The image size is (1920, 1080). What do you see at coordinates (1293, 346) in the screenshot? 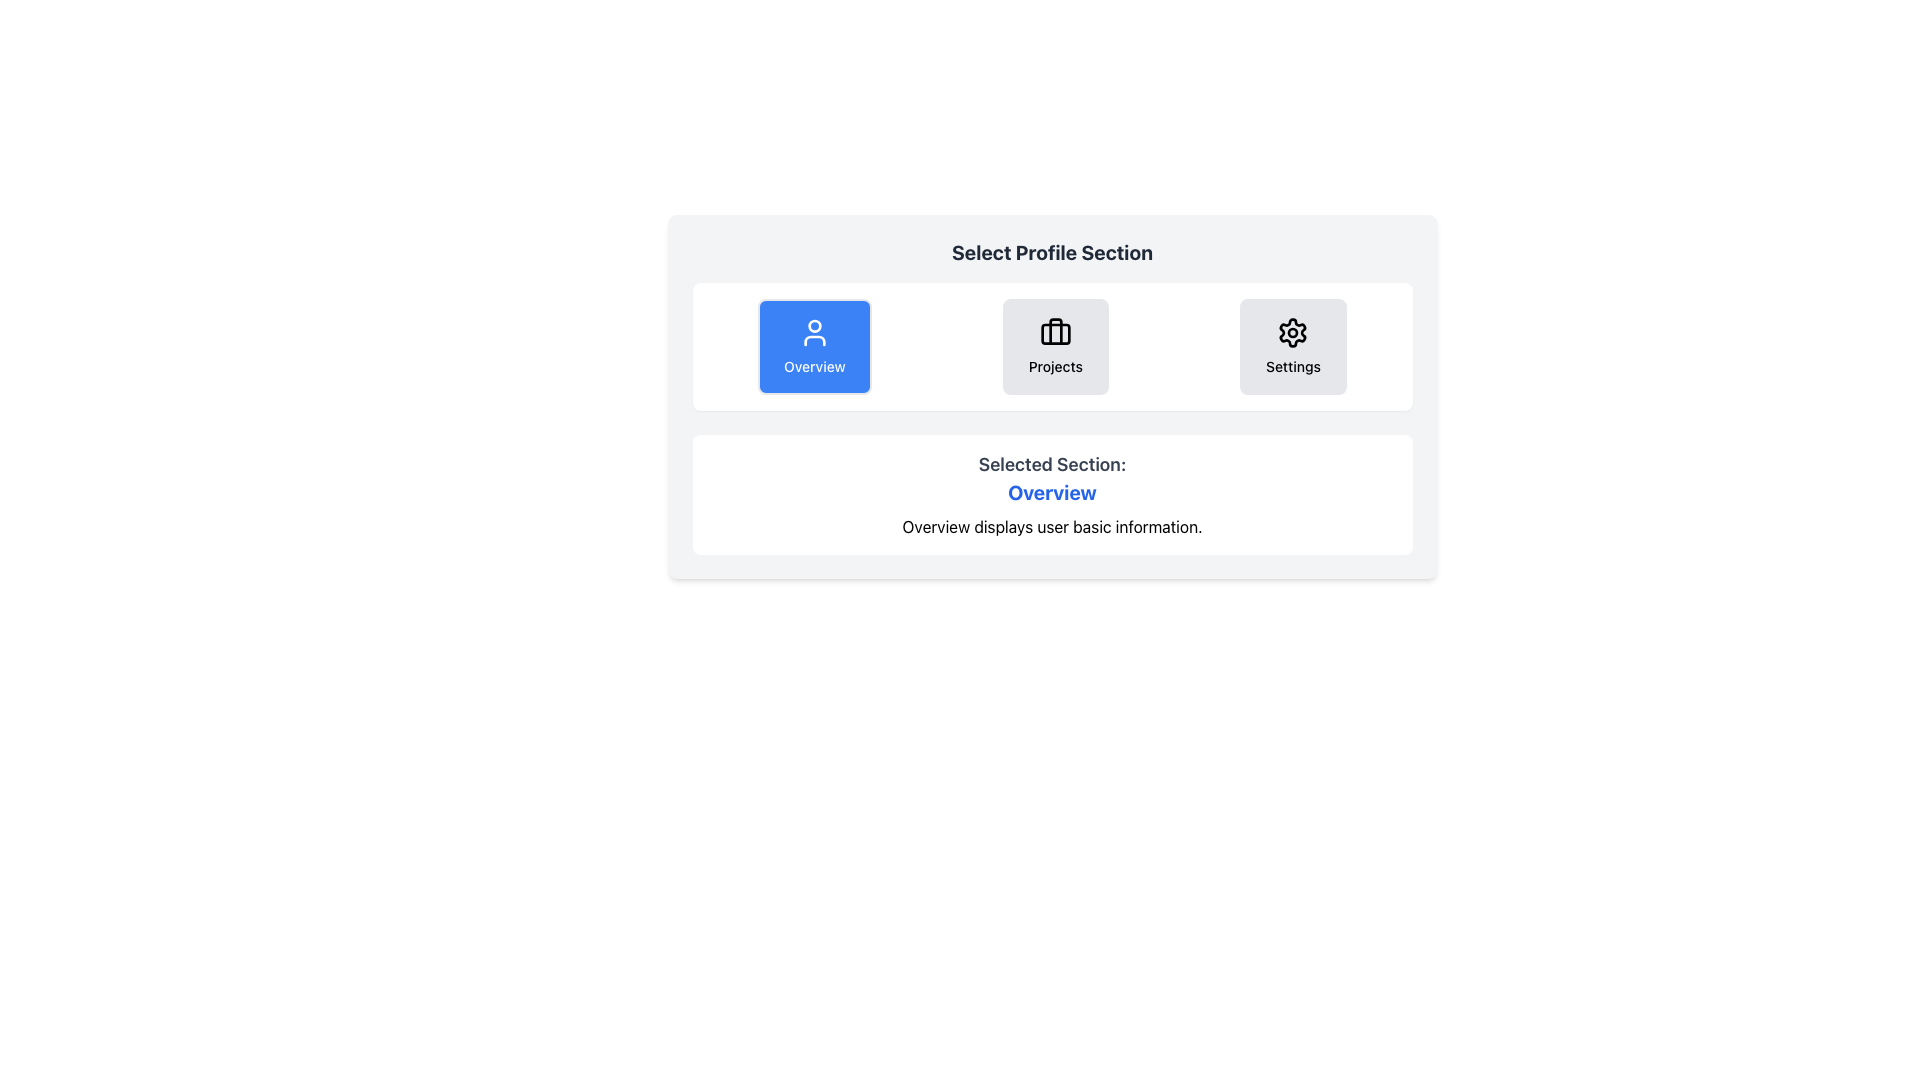
I see `the Settings button, which has a central black cogwheel icon and the text 'Settings' below it` at bounding box center [1293, 346].